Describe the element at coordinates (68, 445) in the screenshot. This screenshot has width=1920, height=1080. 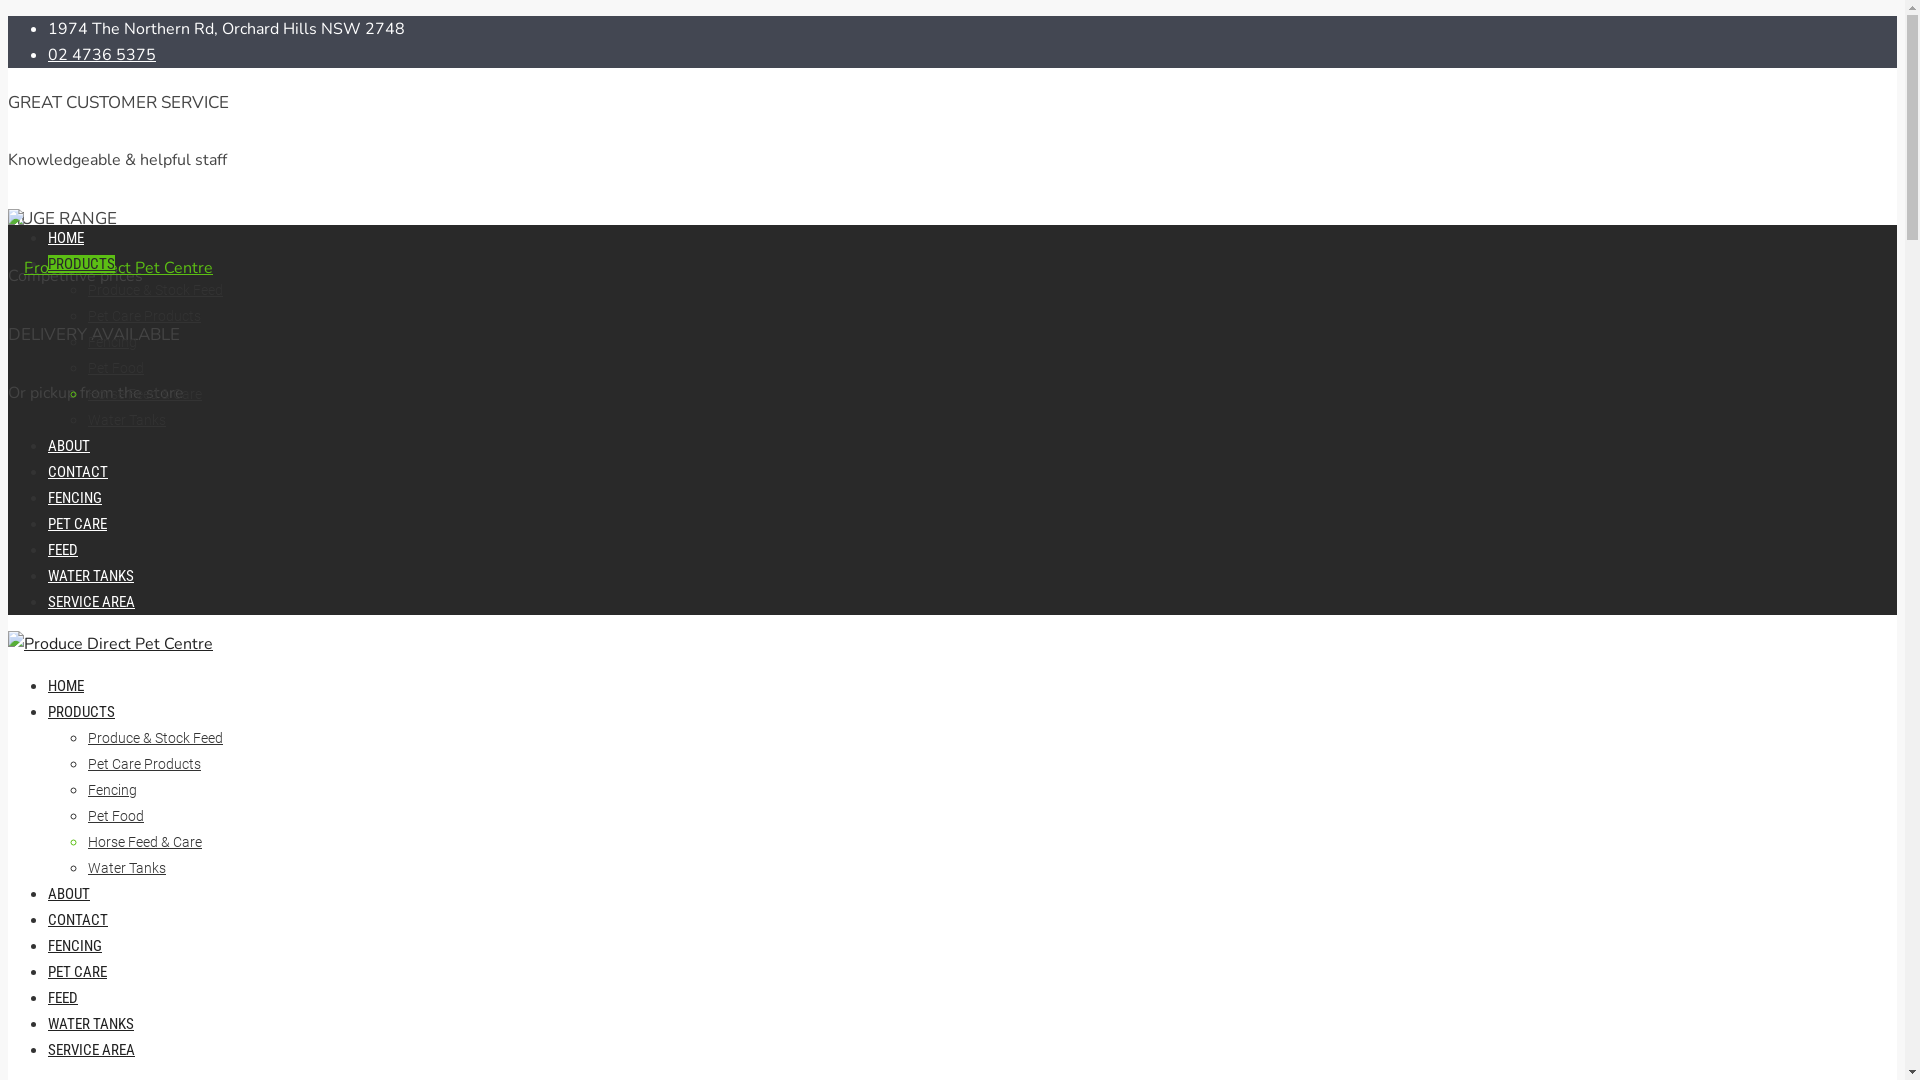
I see `'ABOUT'` at that location.